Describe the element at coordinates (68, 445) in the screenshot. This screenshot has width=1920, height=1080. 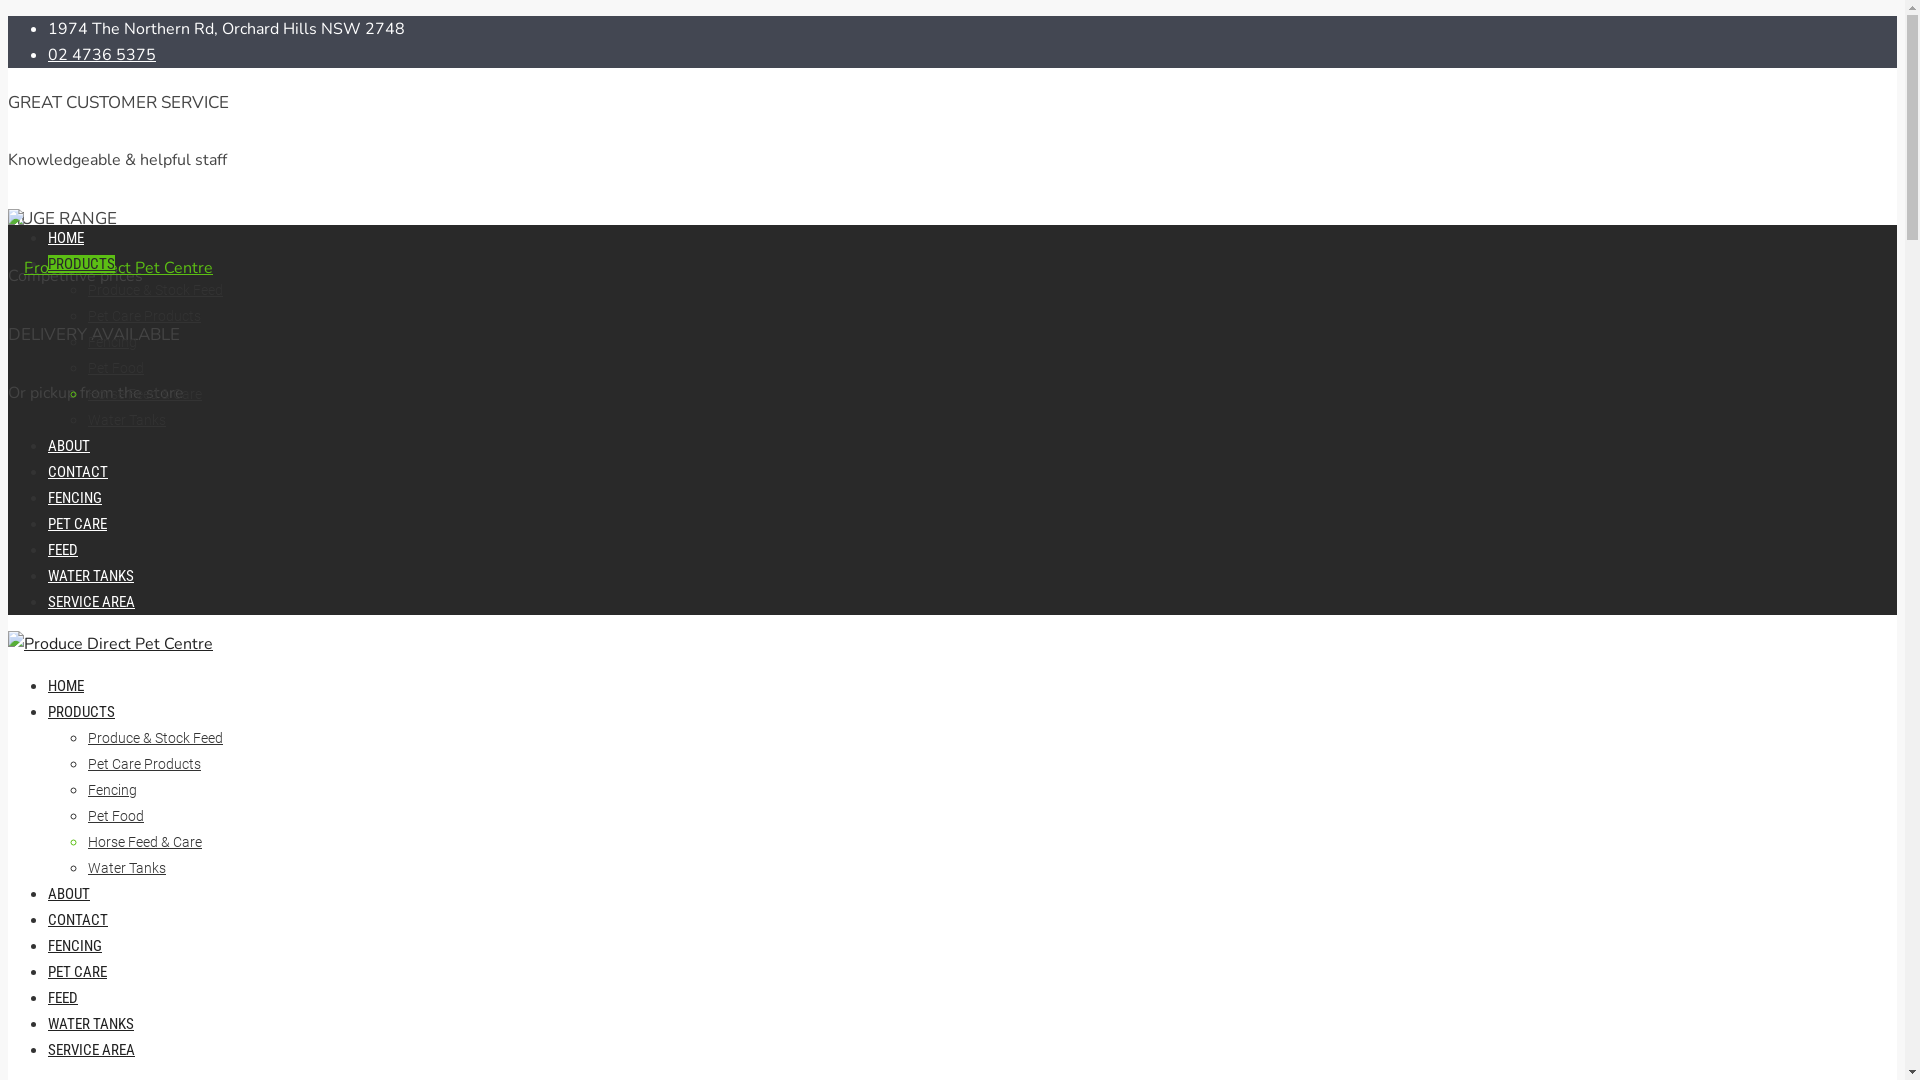
I see `'ABOUT'` at that location.